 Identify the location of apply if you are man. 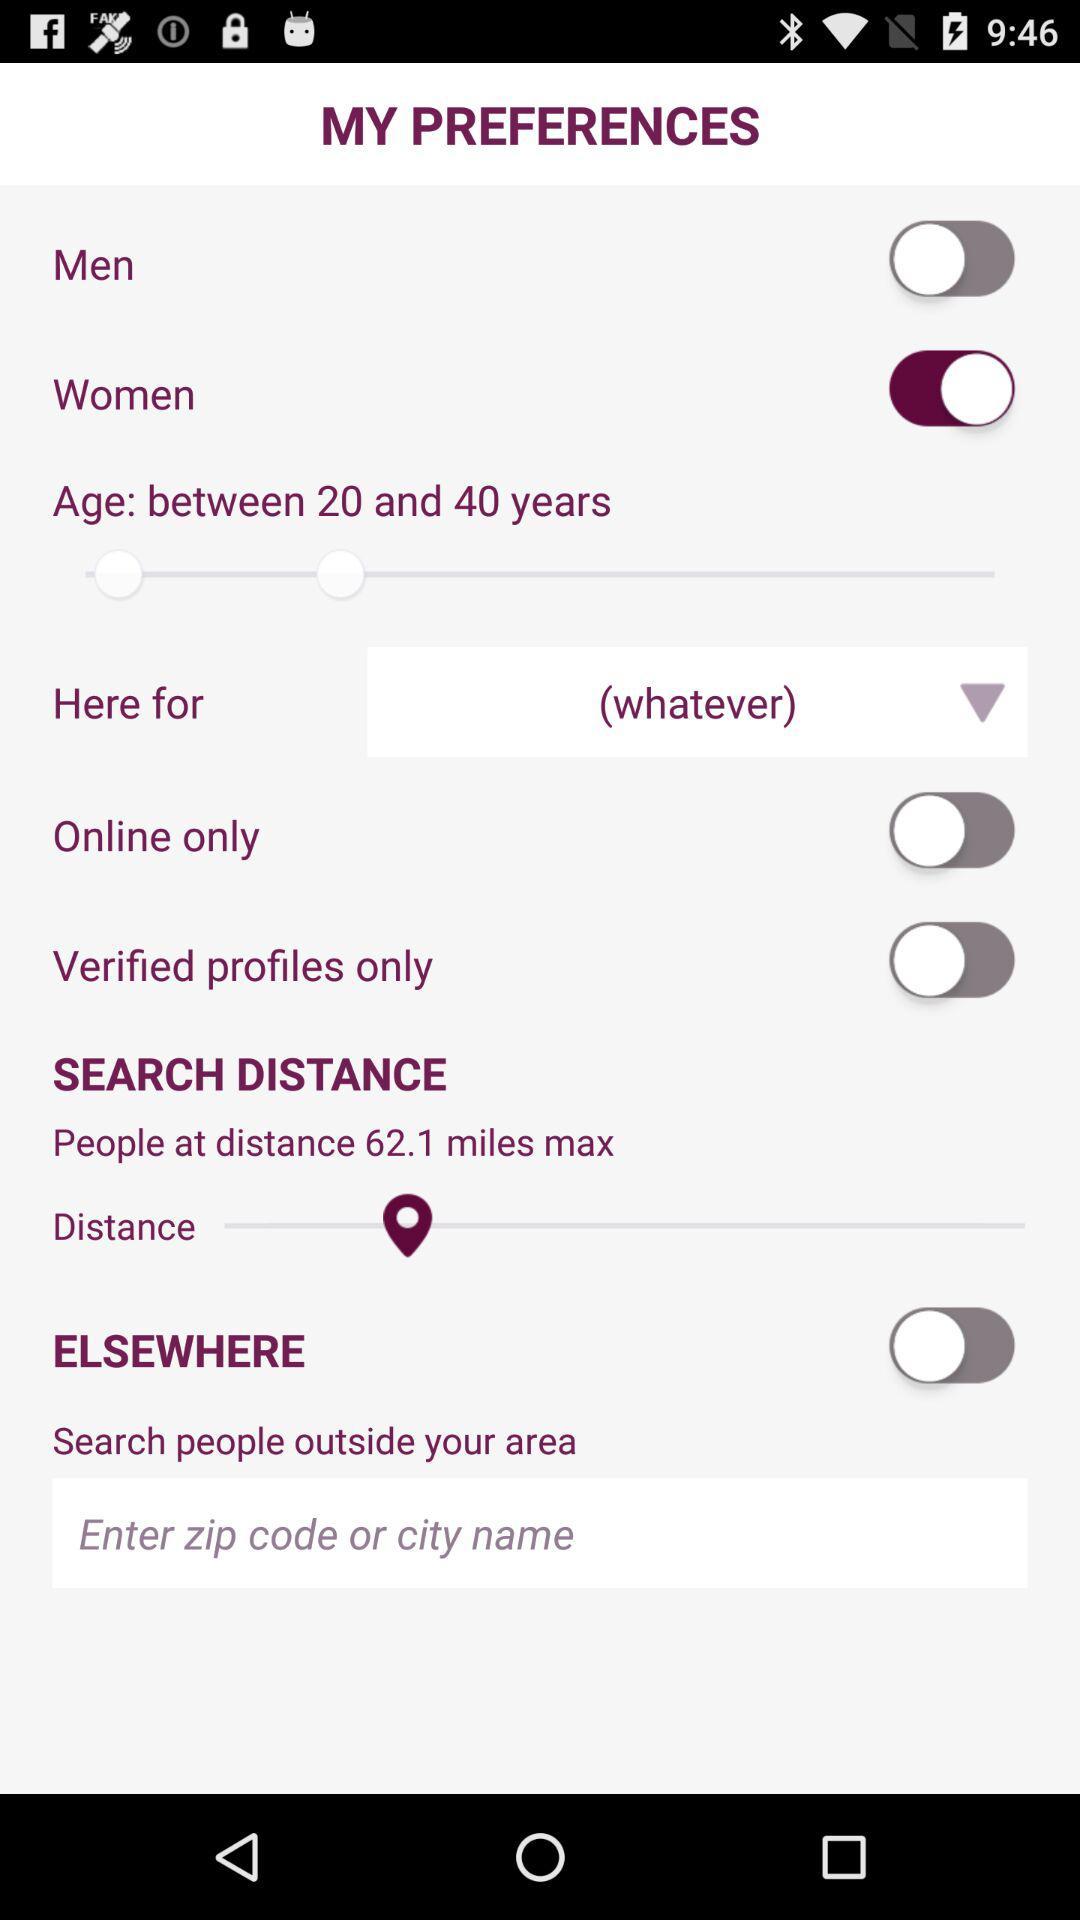
(952, 262).